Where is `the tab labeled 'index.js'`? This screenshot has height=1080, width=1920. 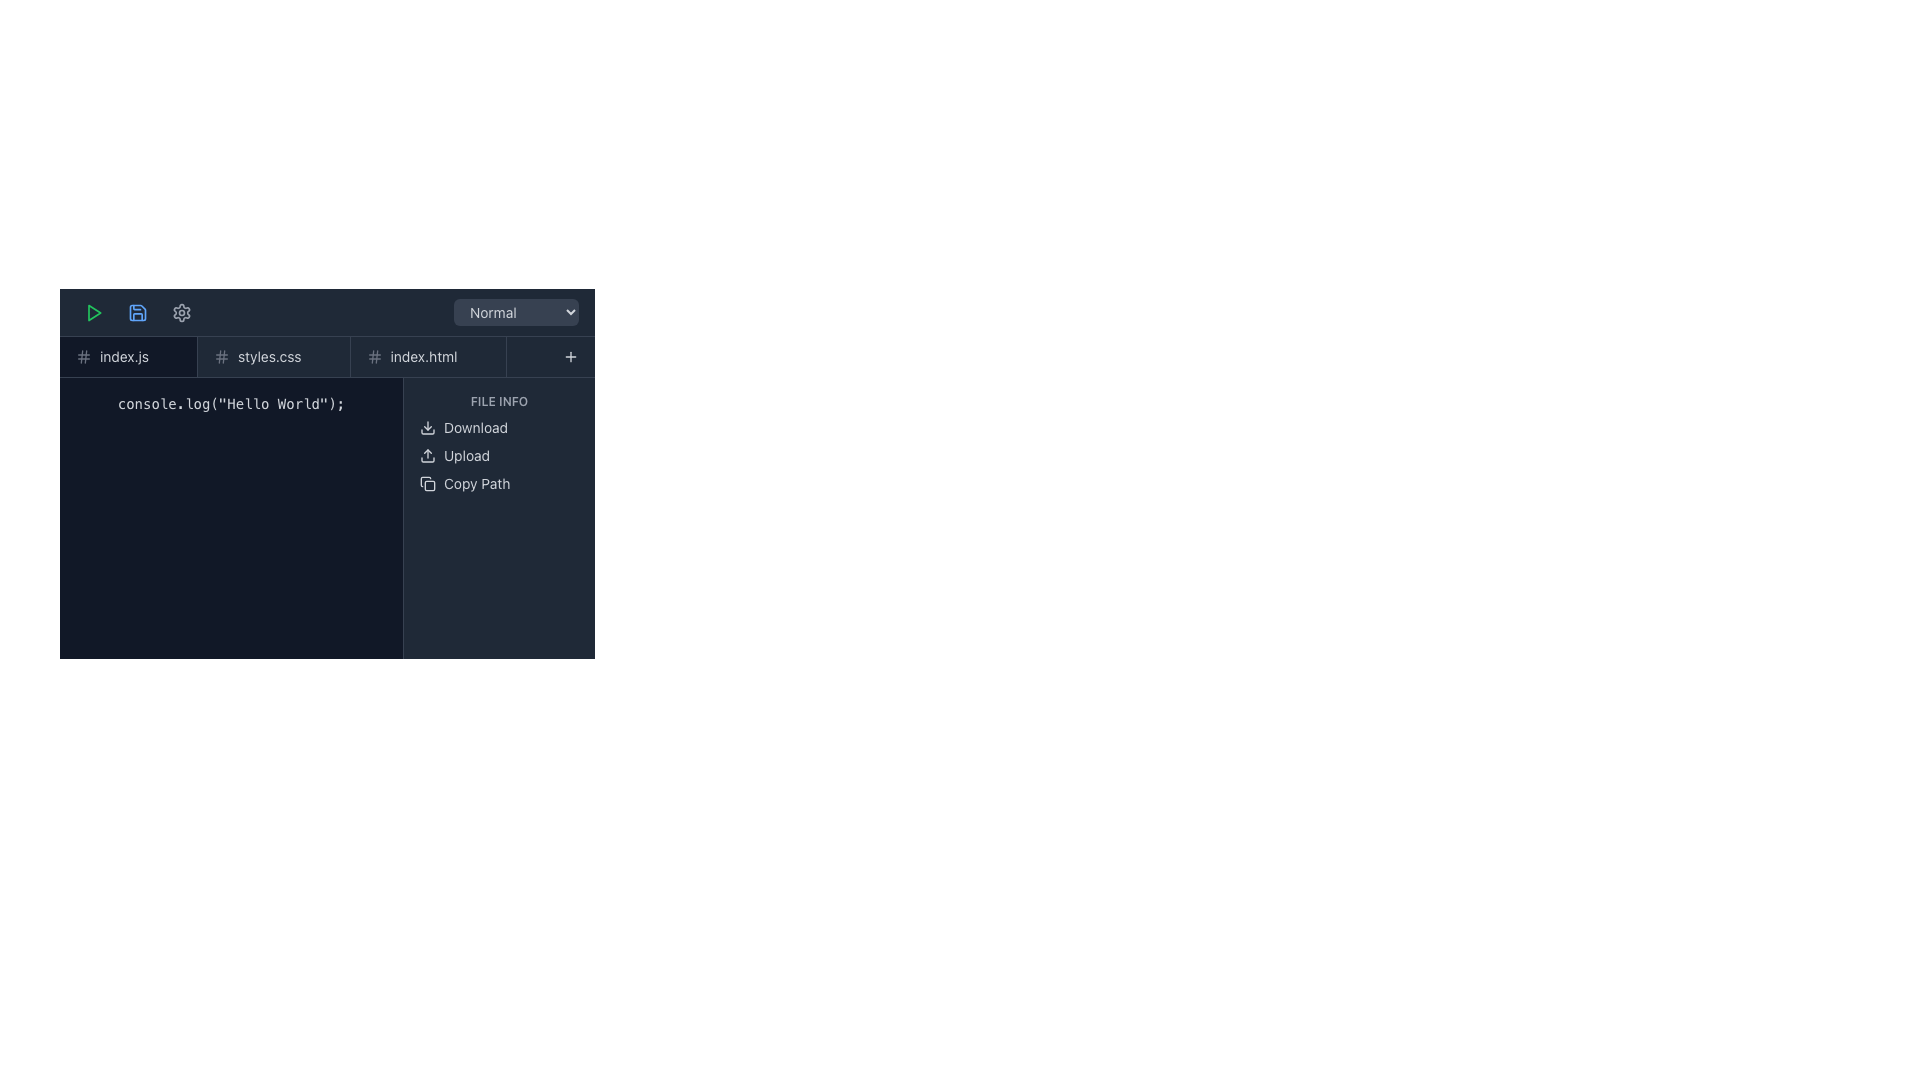 the tab labeled 'index.js' is located at coordinates (123, 356).